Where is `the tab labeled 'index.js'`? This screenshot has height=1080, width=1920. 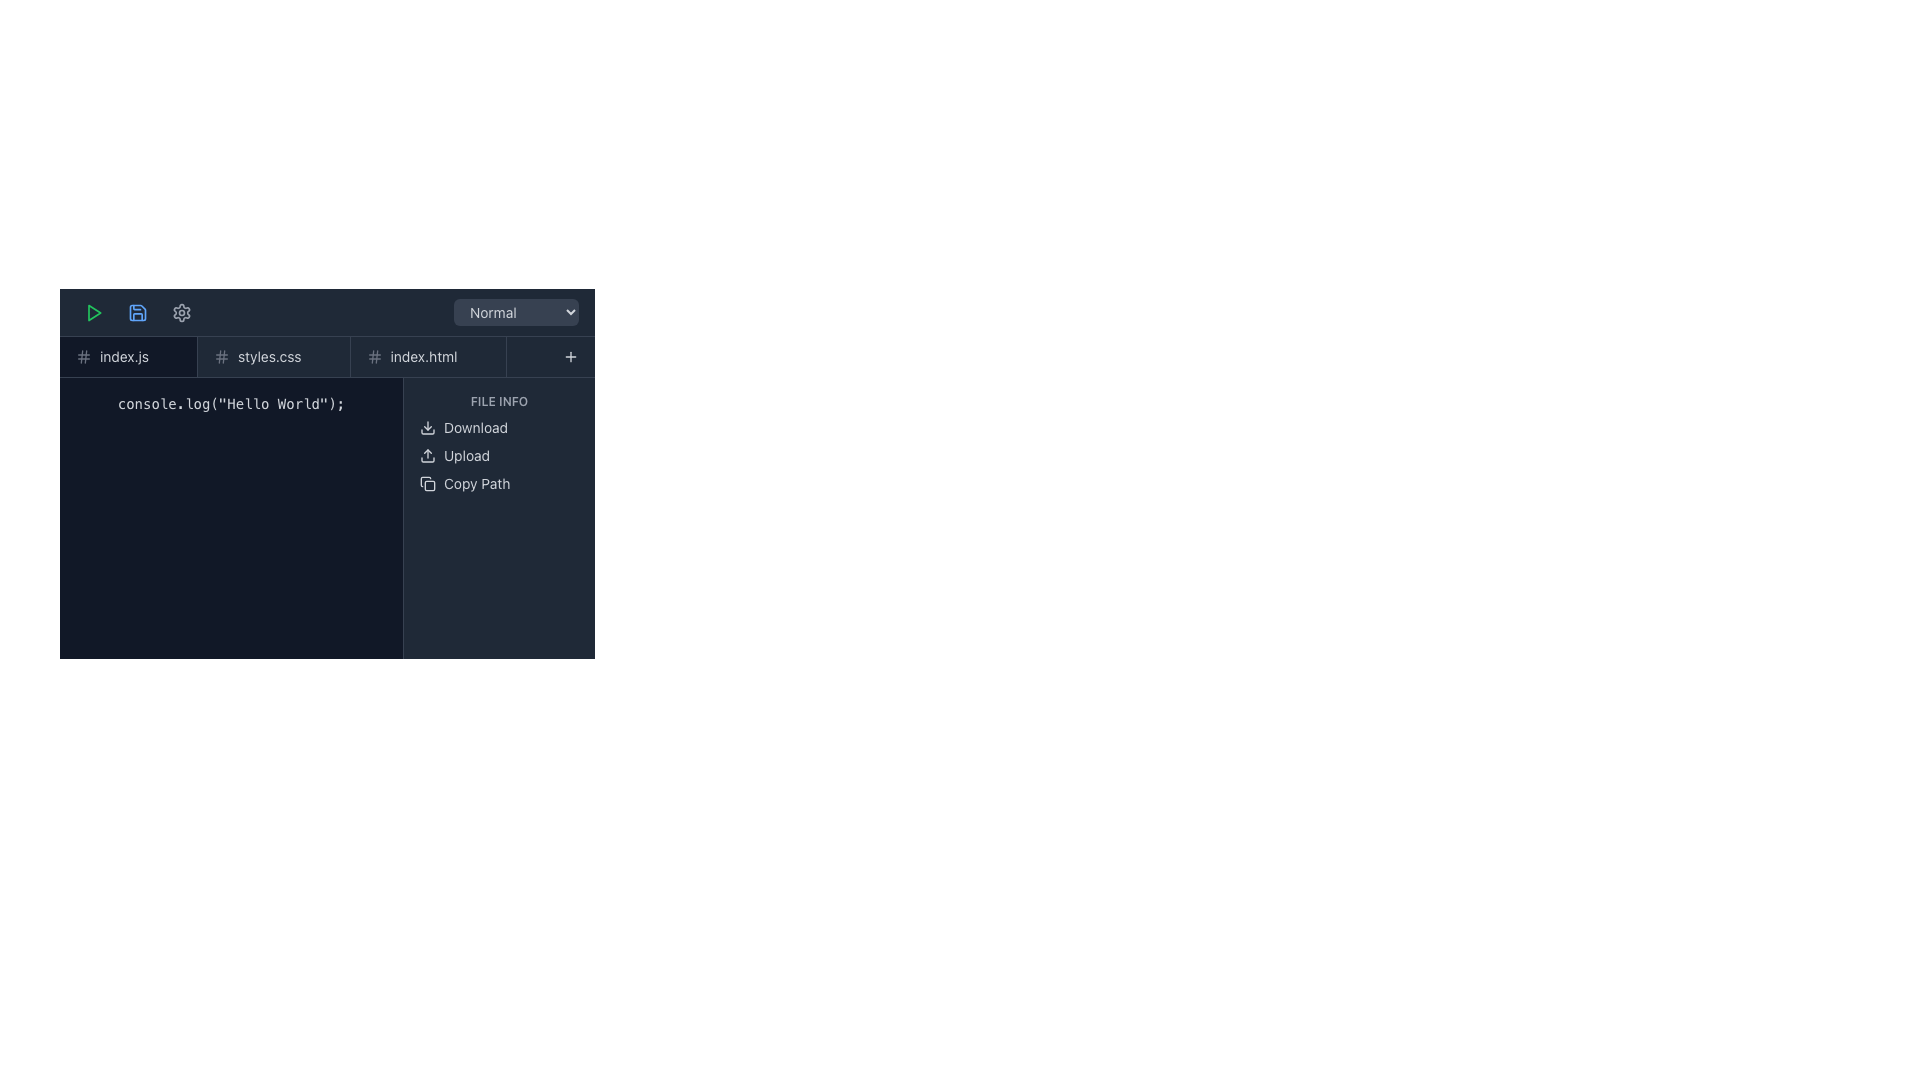 the tab labeled 'index.js' is located at coordinates (123, 356).